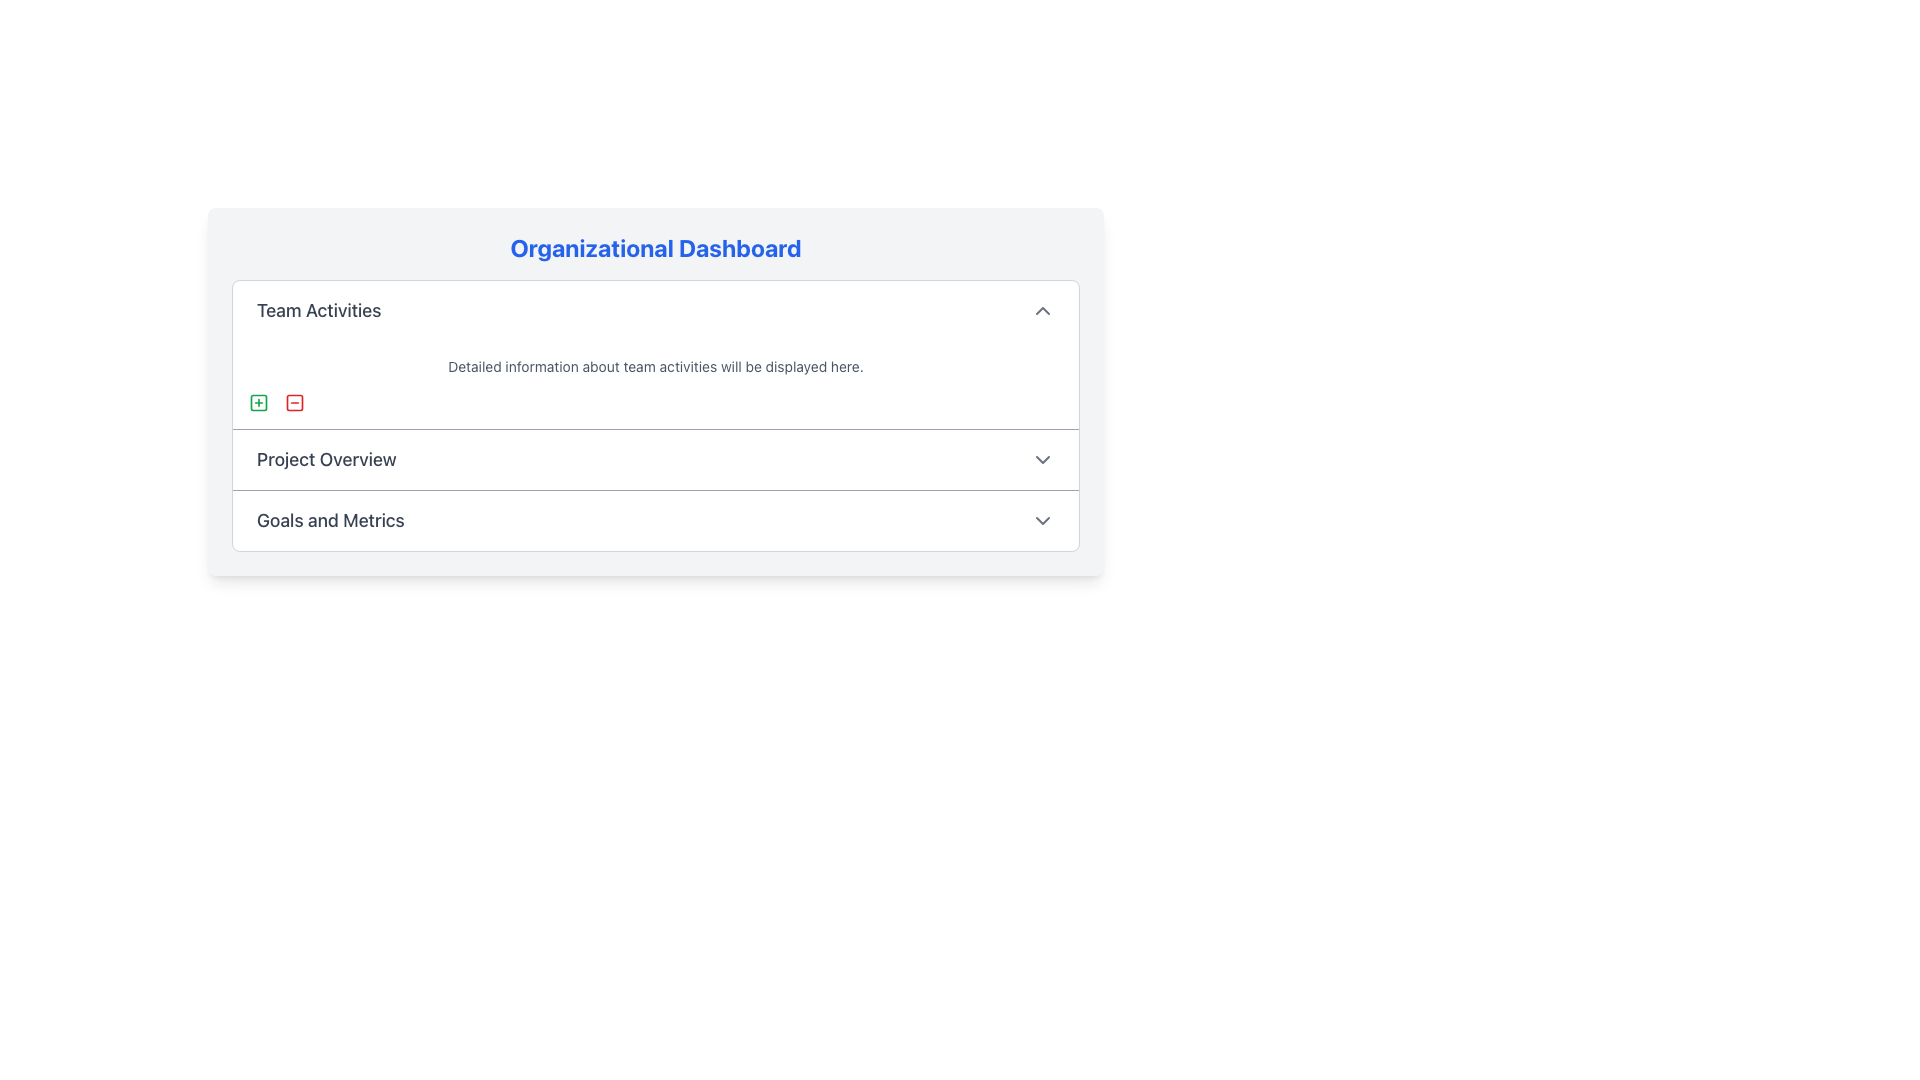 The width and height of the screenshot is (1920, 1080). I want to click on the toggle icon located to the right of the 'Goals and Metrics' text, so click(1041, 519).